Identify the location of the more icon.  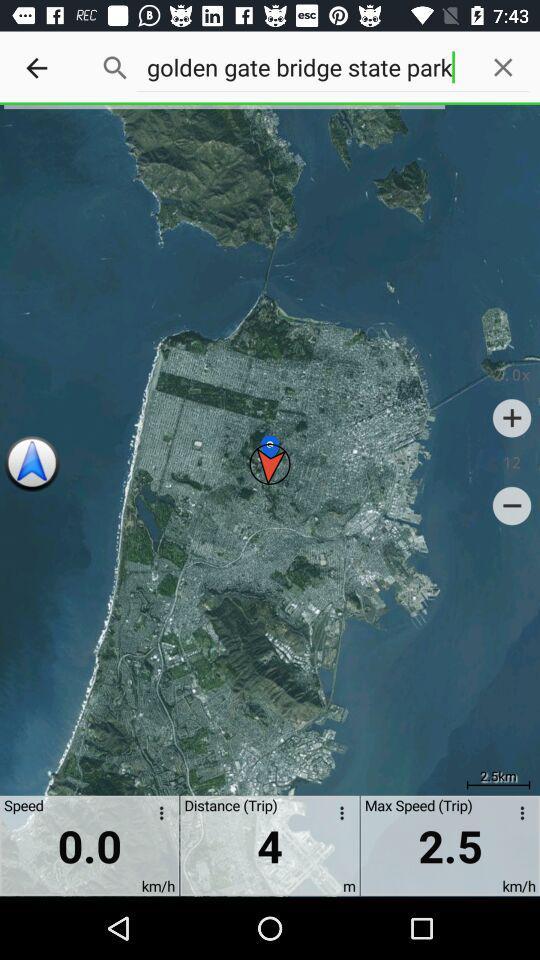
(518, 816).